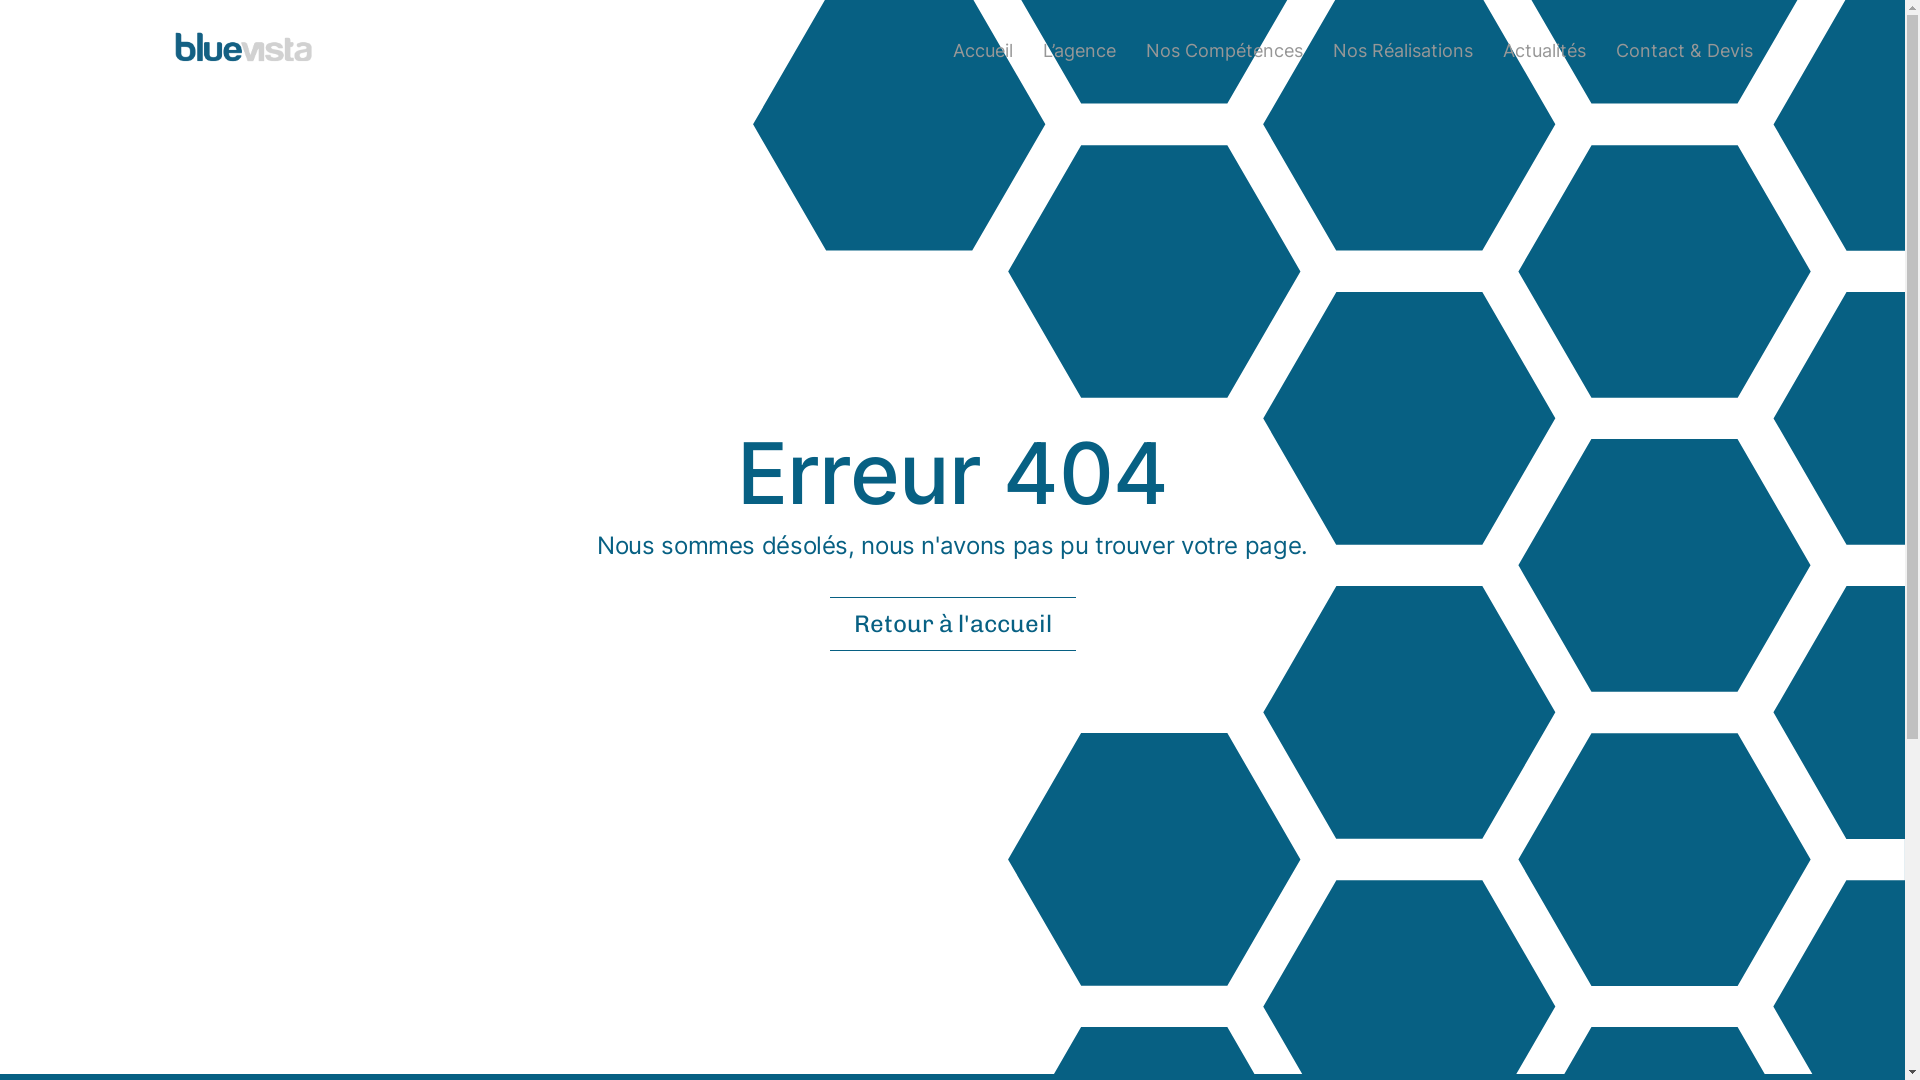 Image resolution: width=1920 pixels, height=1080 pixels. Describe the element at coordinates (1683, 48) in the screenshot. I see `'Contact & Devis'` at that location.